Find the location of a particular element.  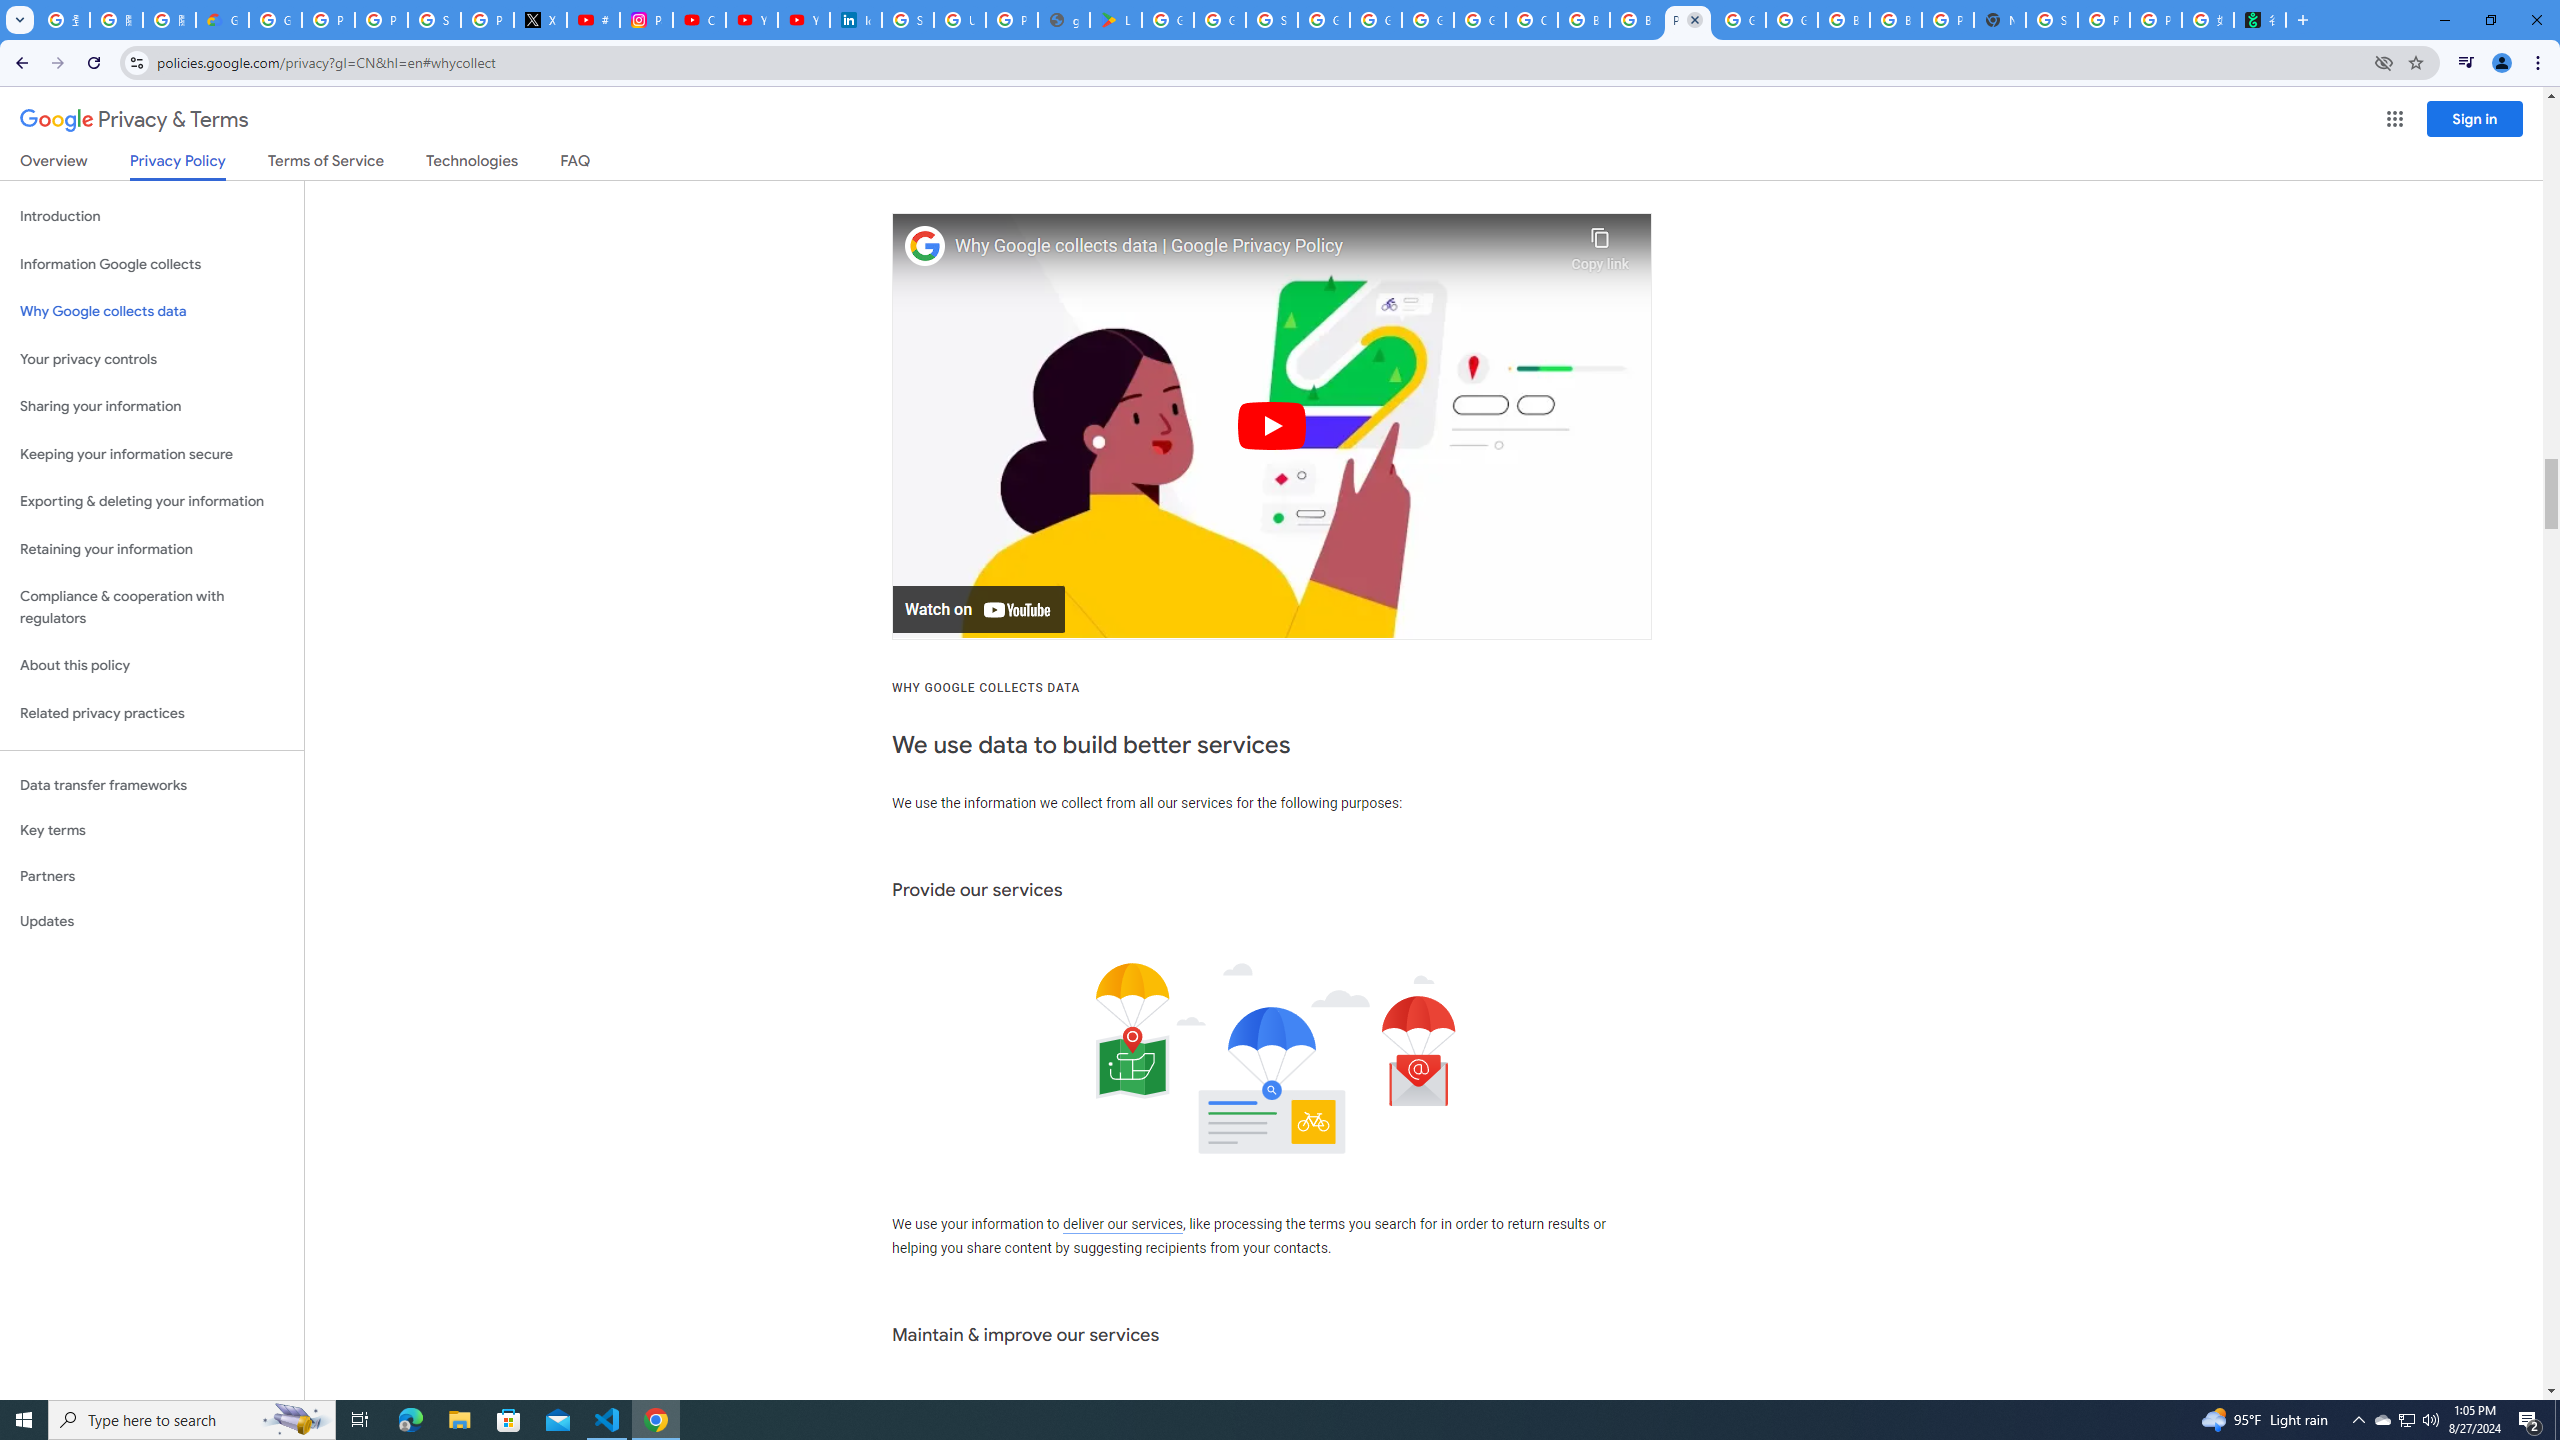

'Related privacy practices' is located at coordinates (151, 712).